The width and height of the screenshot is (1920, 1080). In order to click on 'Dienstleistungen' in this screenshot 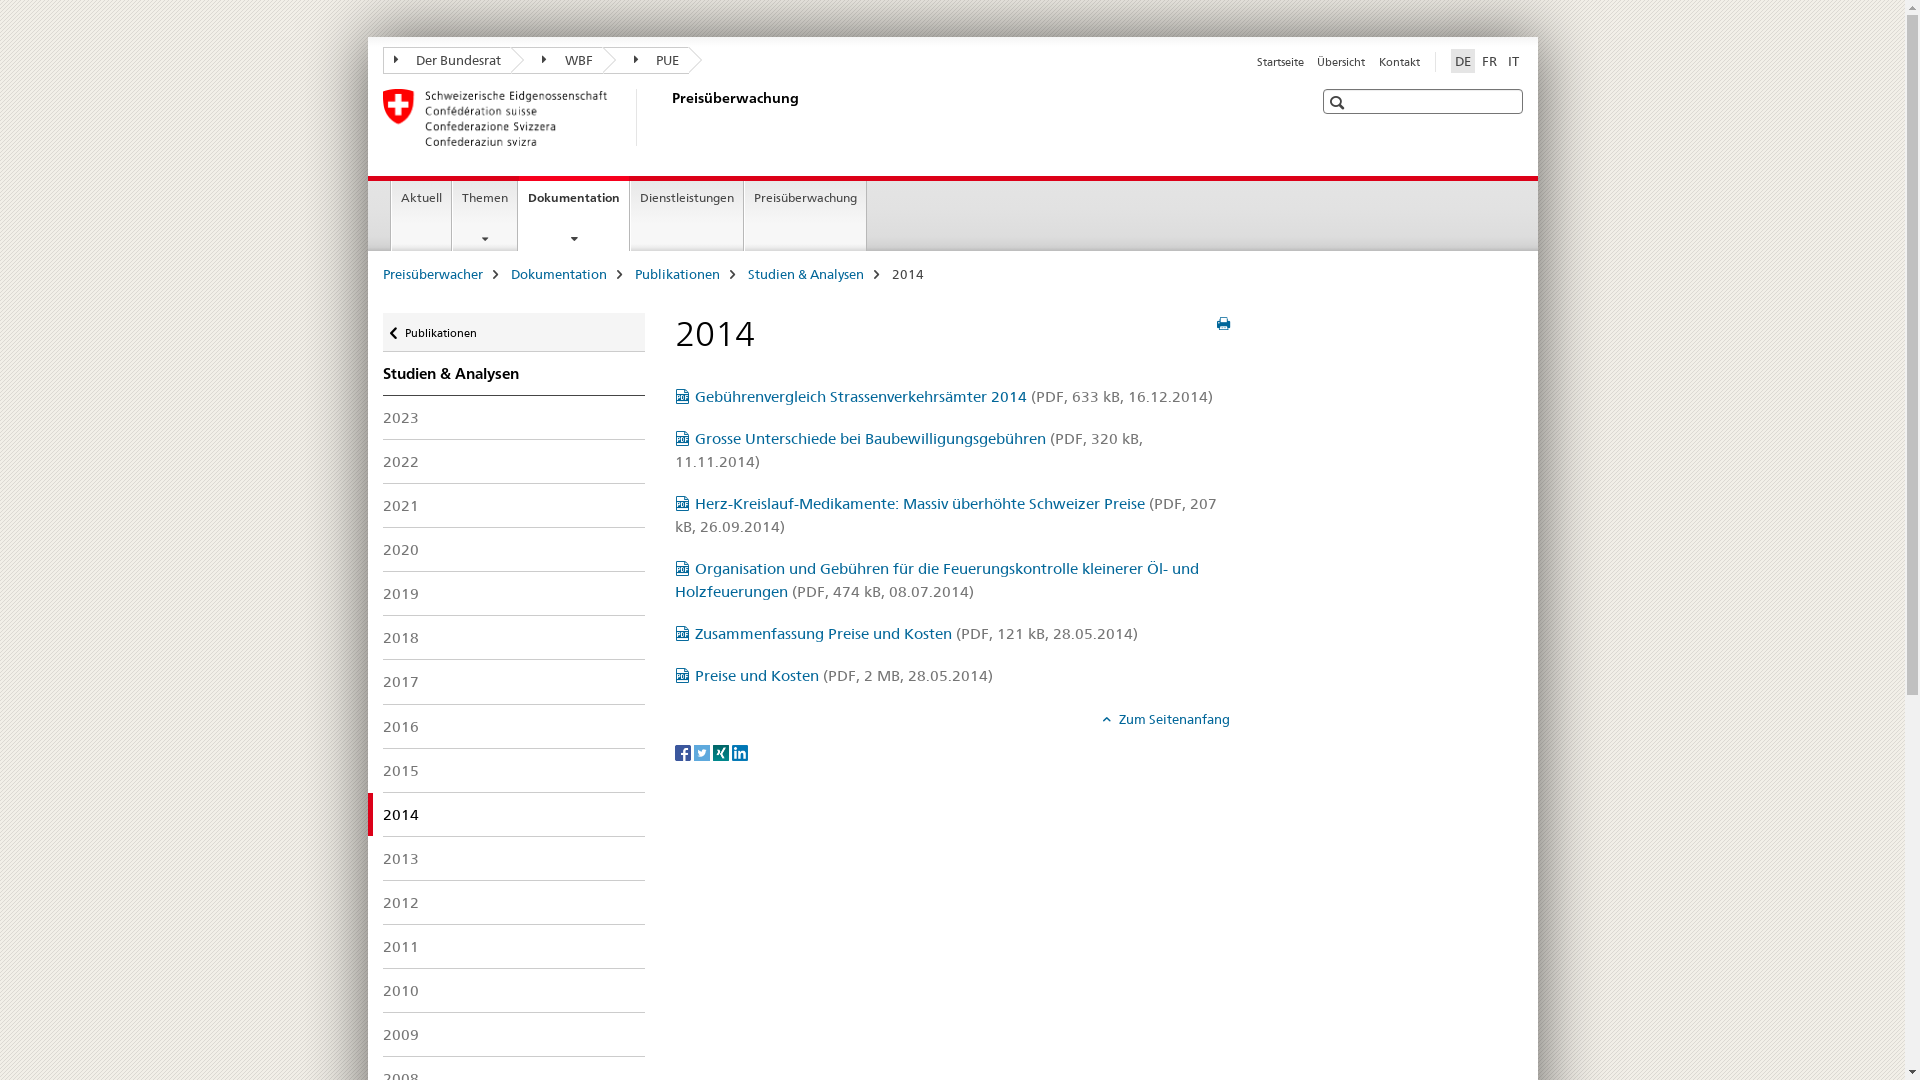, I will do `click(686, 216)`.